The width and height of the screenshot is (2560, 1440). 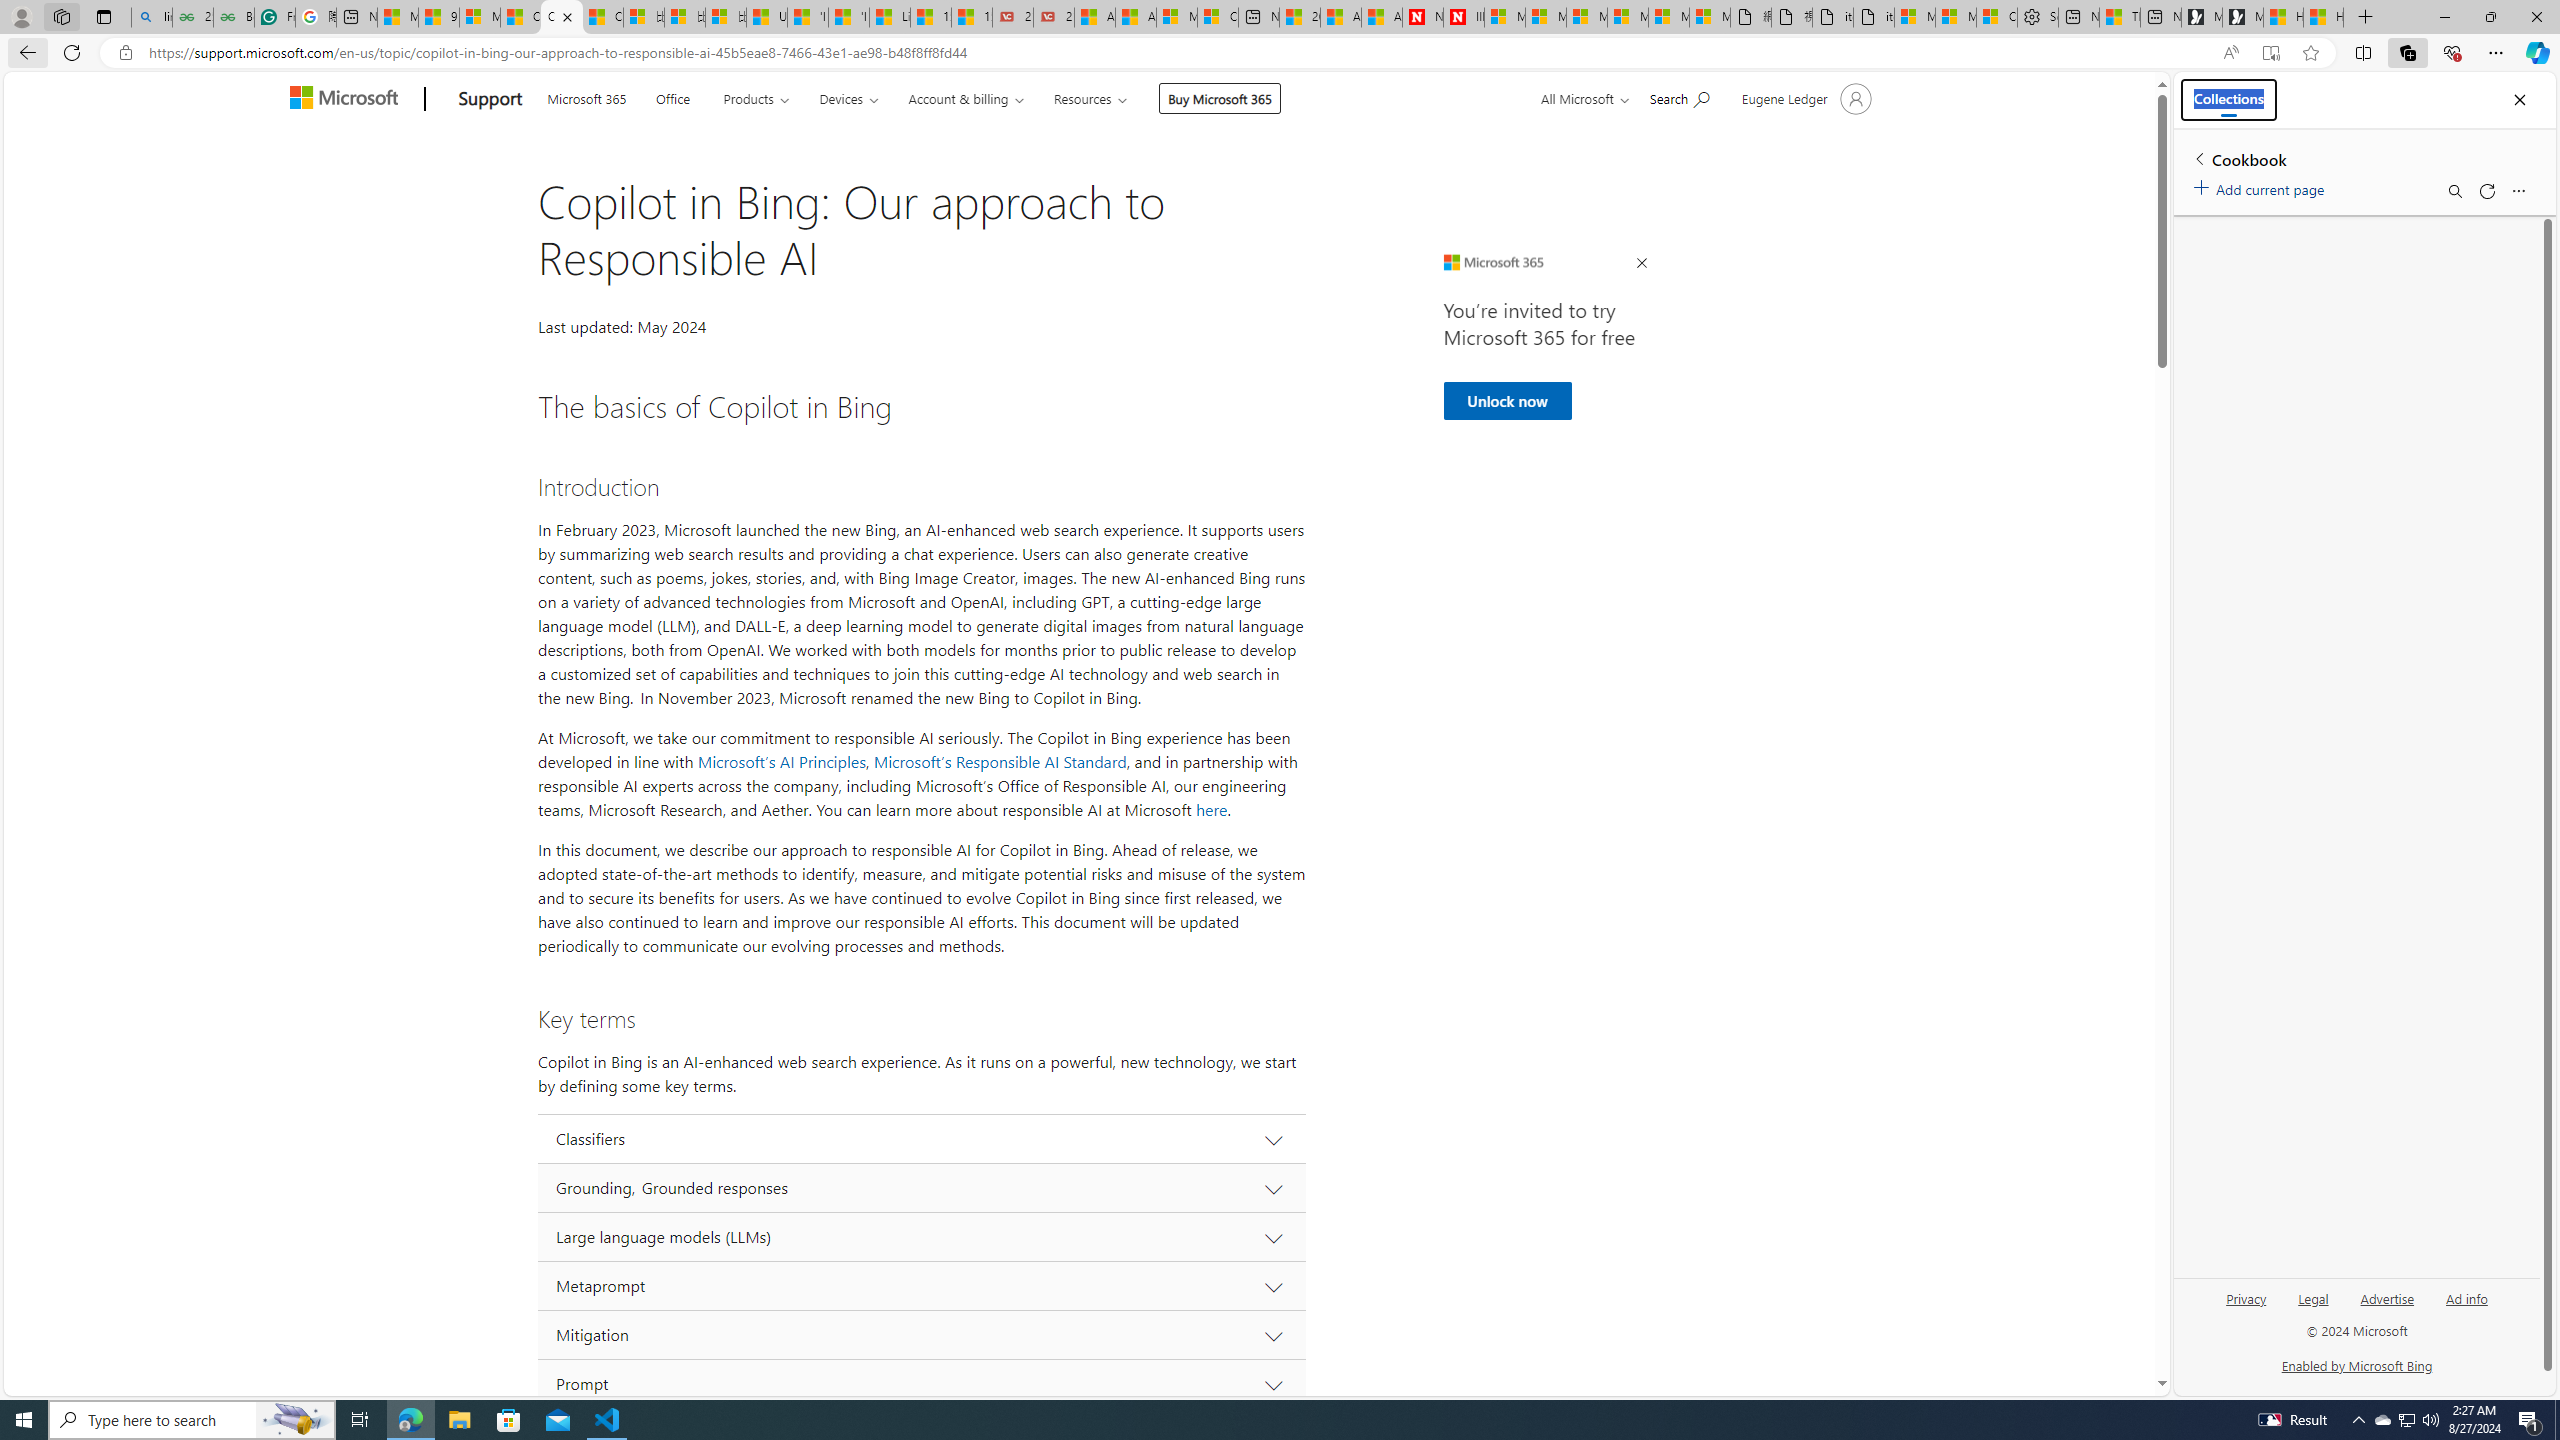 What do you see at coordinates (192, 16) in the screenshot?
I see `'25 Basic Linux Commands For Beginners - GeeksforGeeks'` at bounding box center [192, 16].